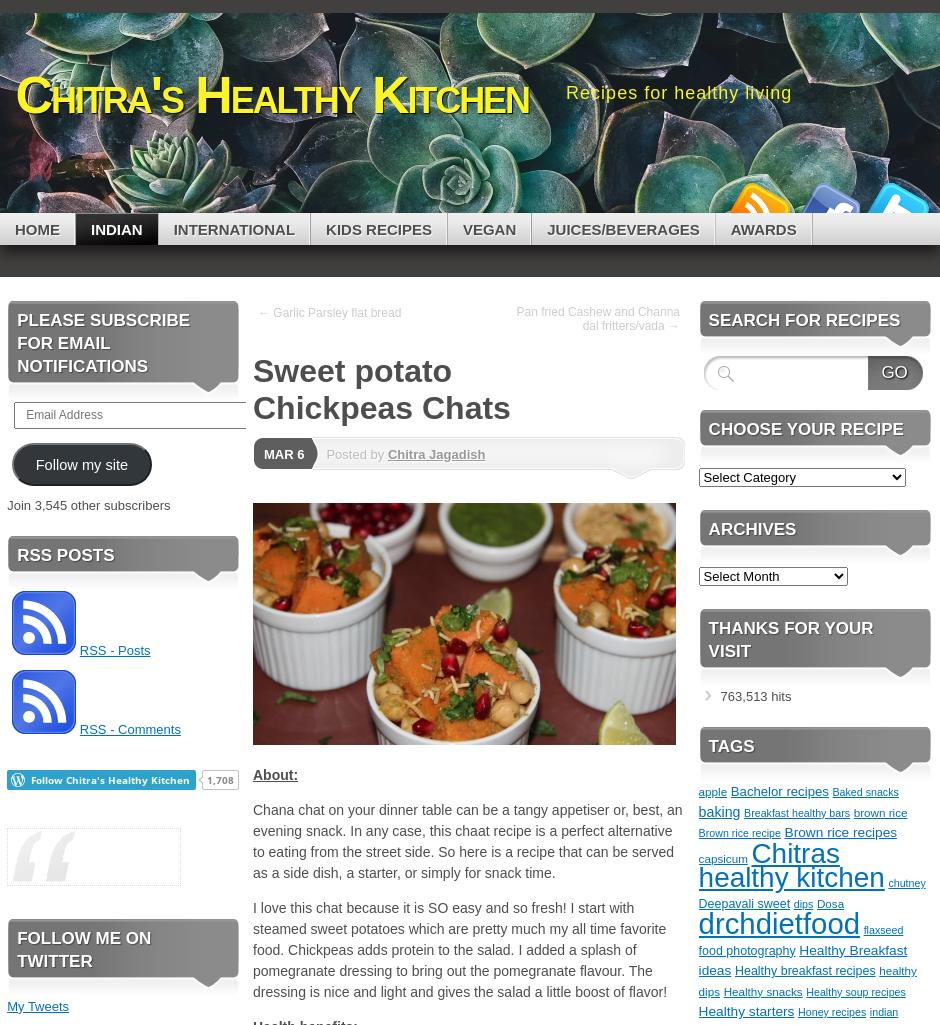 The image size is (940, 1025). Describe the element at coordinates (172, 228) in the screenshot. I see `'International'` at that location.